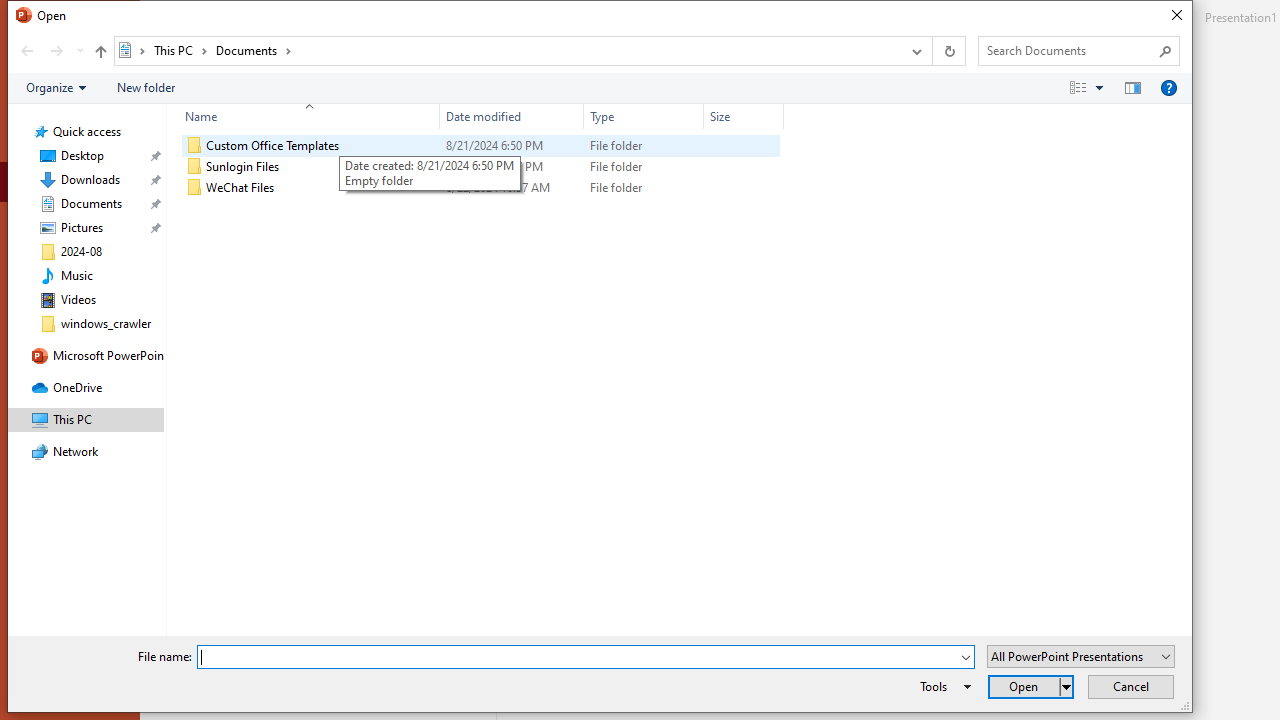  I want to click on 'New folder', so click(144, 86).